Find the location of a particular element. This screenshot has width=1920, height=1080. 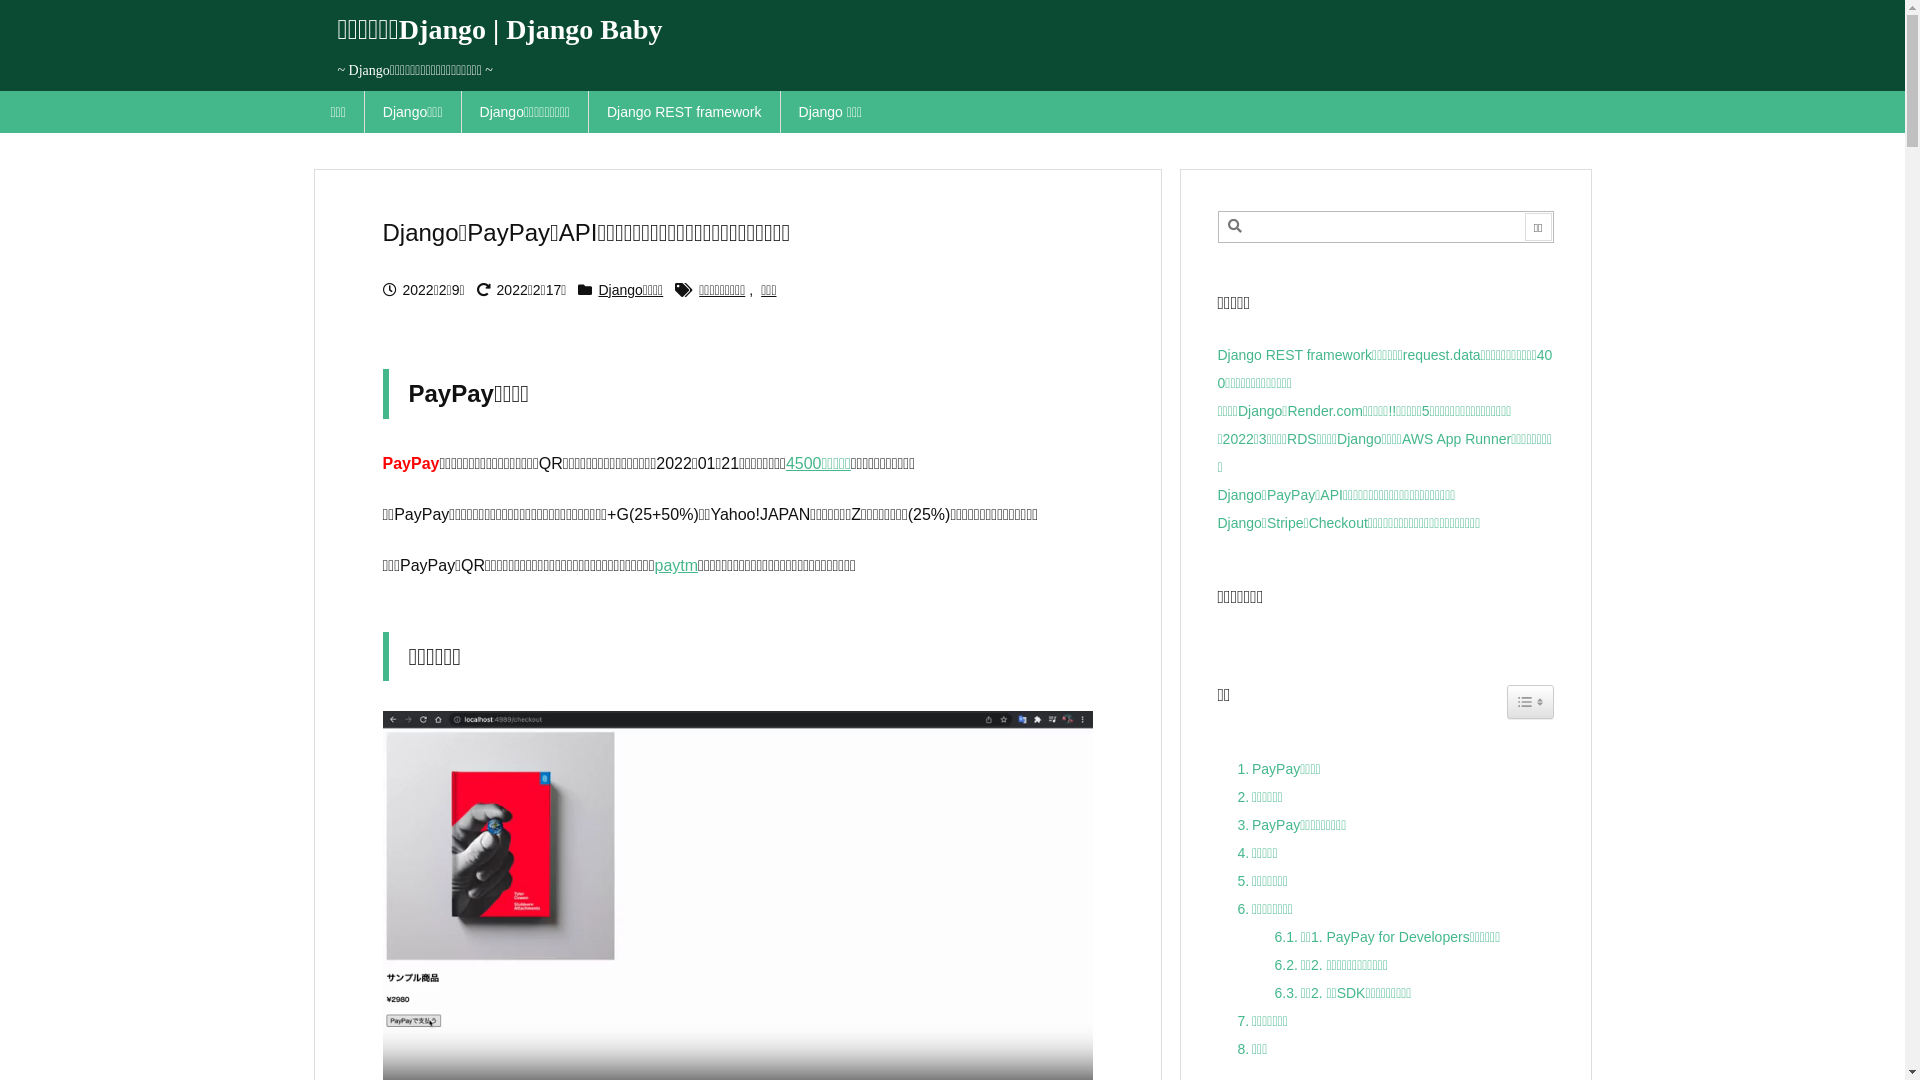

'paytm' is located at coordinates (676, 565).